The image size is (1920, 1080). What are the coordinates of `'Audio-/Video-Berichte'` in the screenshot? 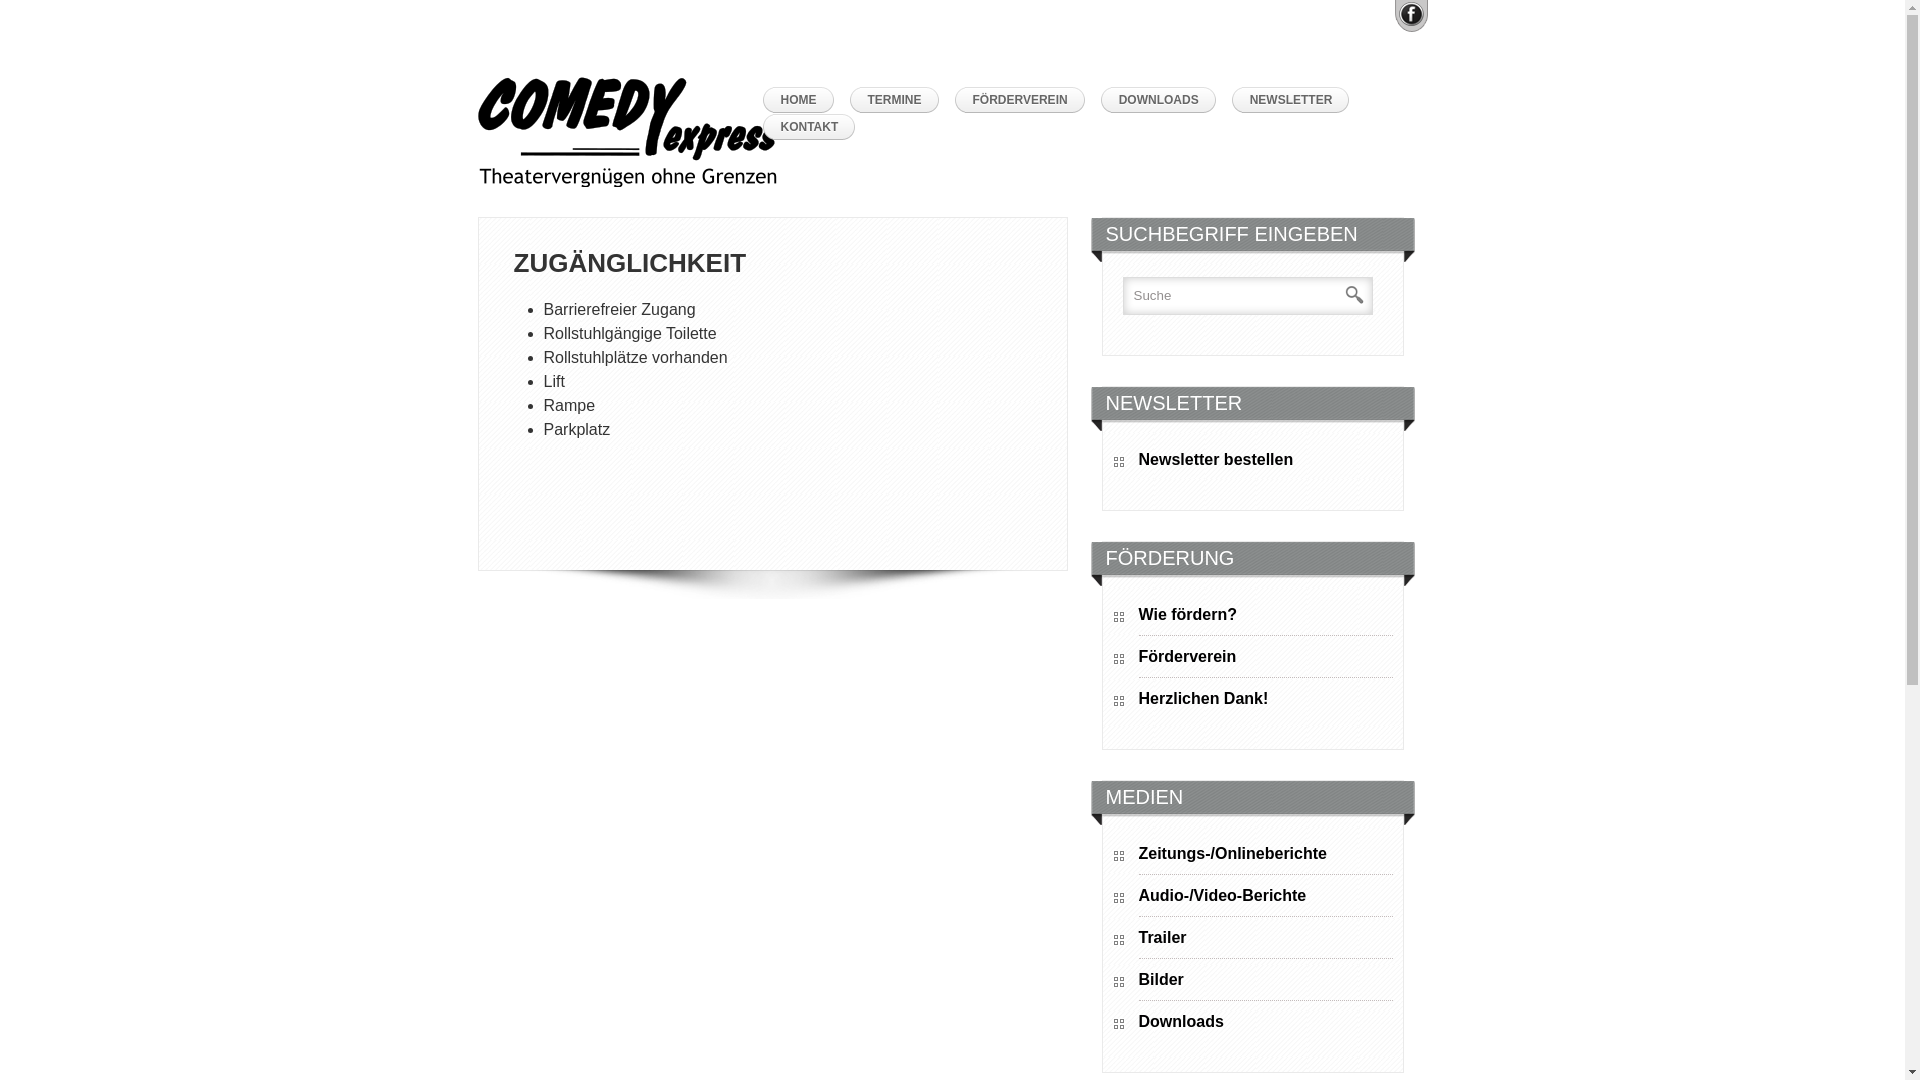 It's located at (1137, 898).